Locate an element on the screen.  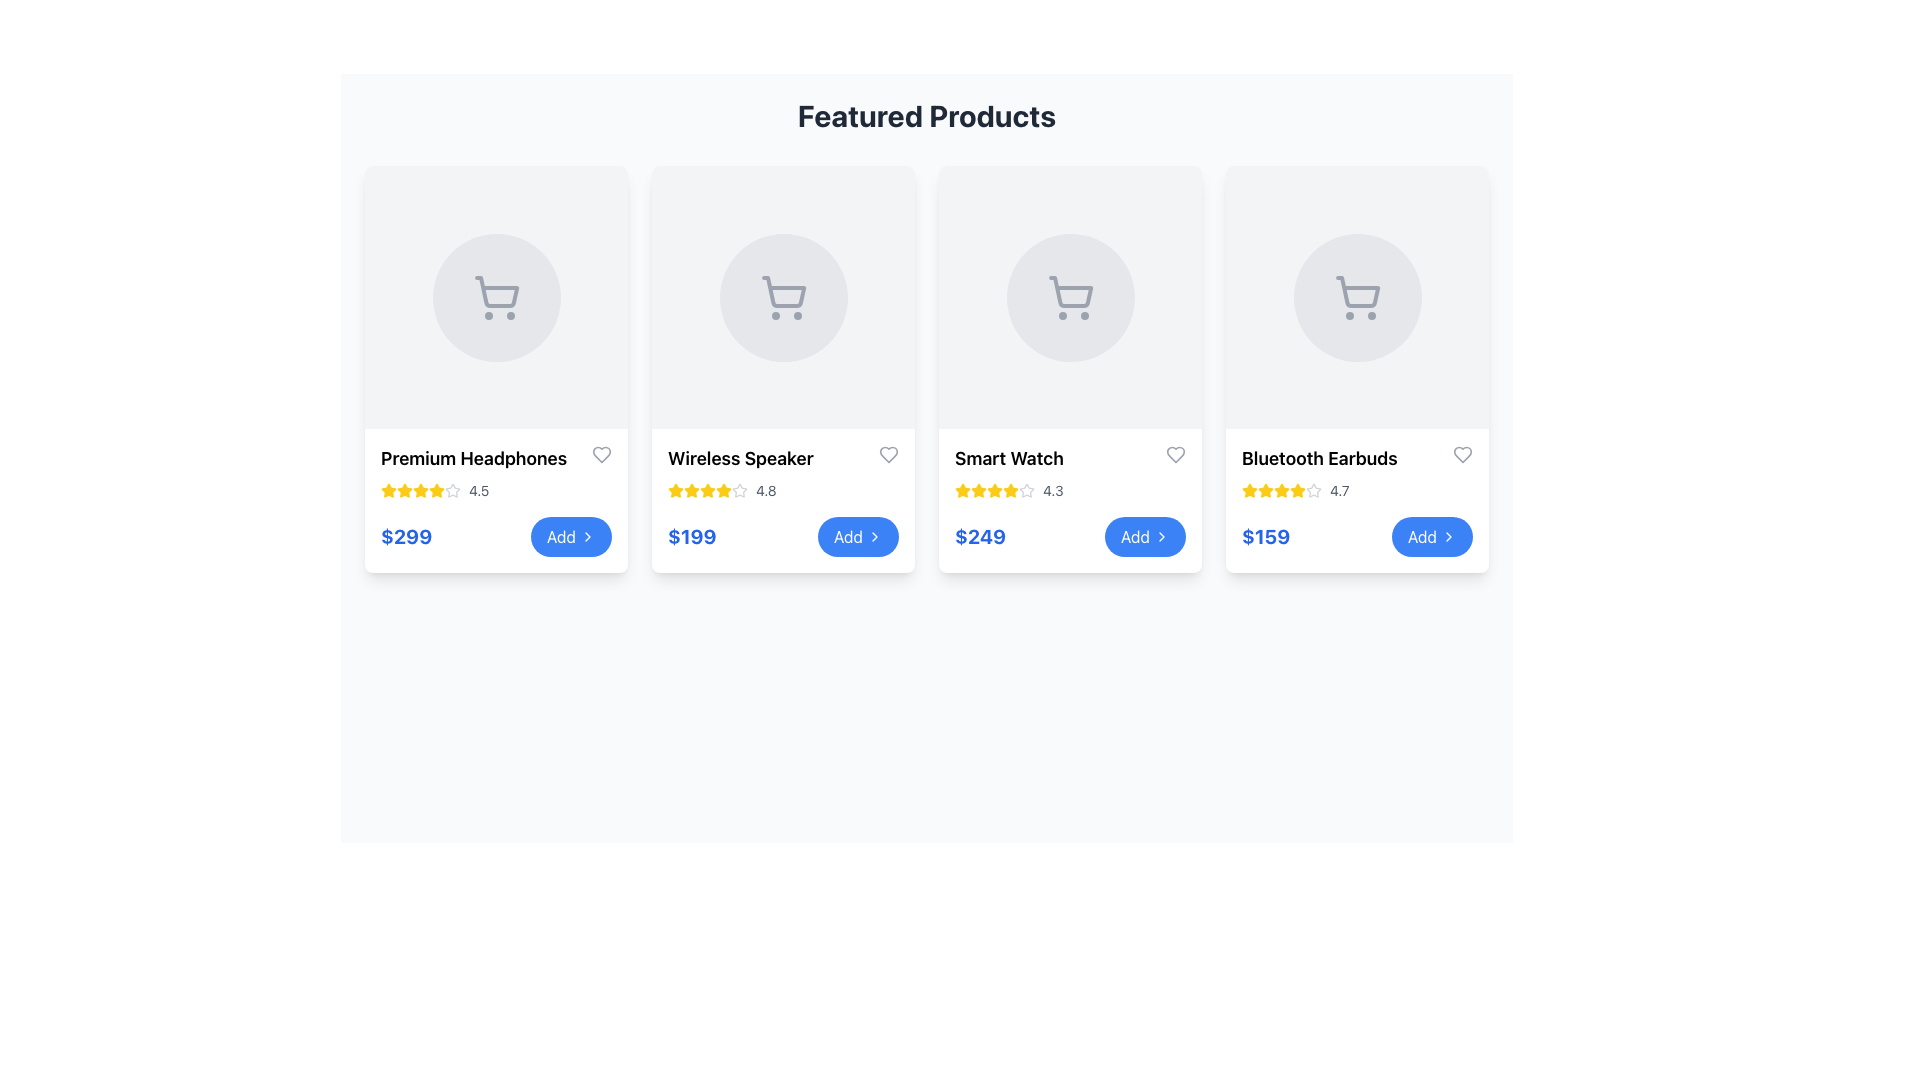
the rating display stars in the 'Bluetooth Earbuds' product card is located at coordinates (1357, 490).